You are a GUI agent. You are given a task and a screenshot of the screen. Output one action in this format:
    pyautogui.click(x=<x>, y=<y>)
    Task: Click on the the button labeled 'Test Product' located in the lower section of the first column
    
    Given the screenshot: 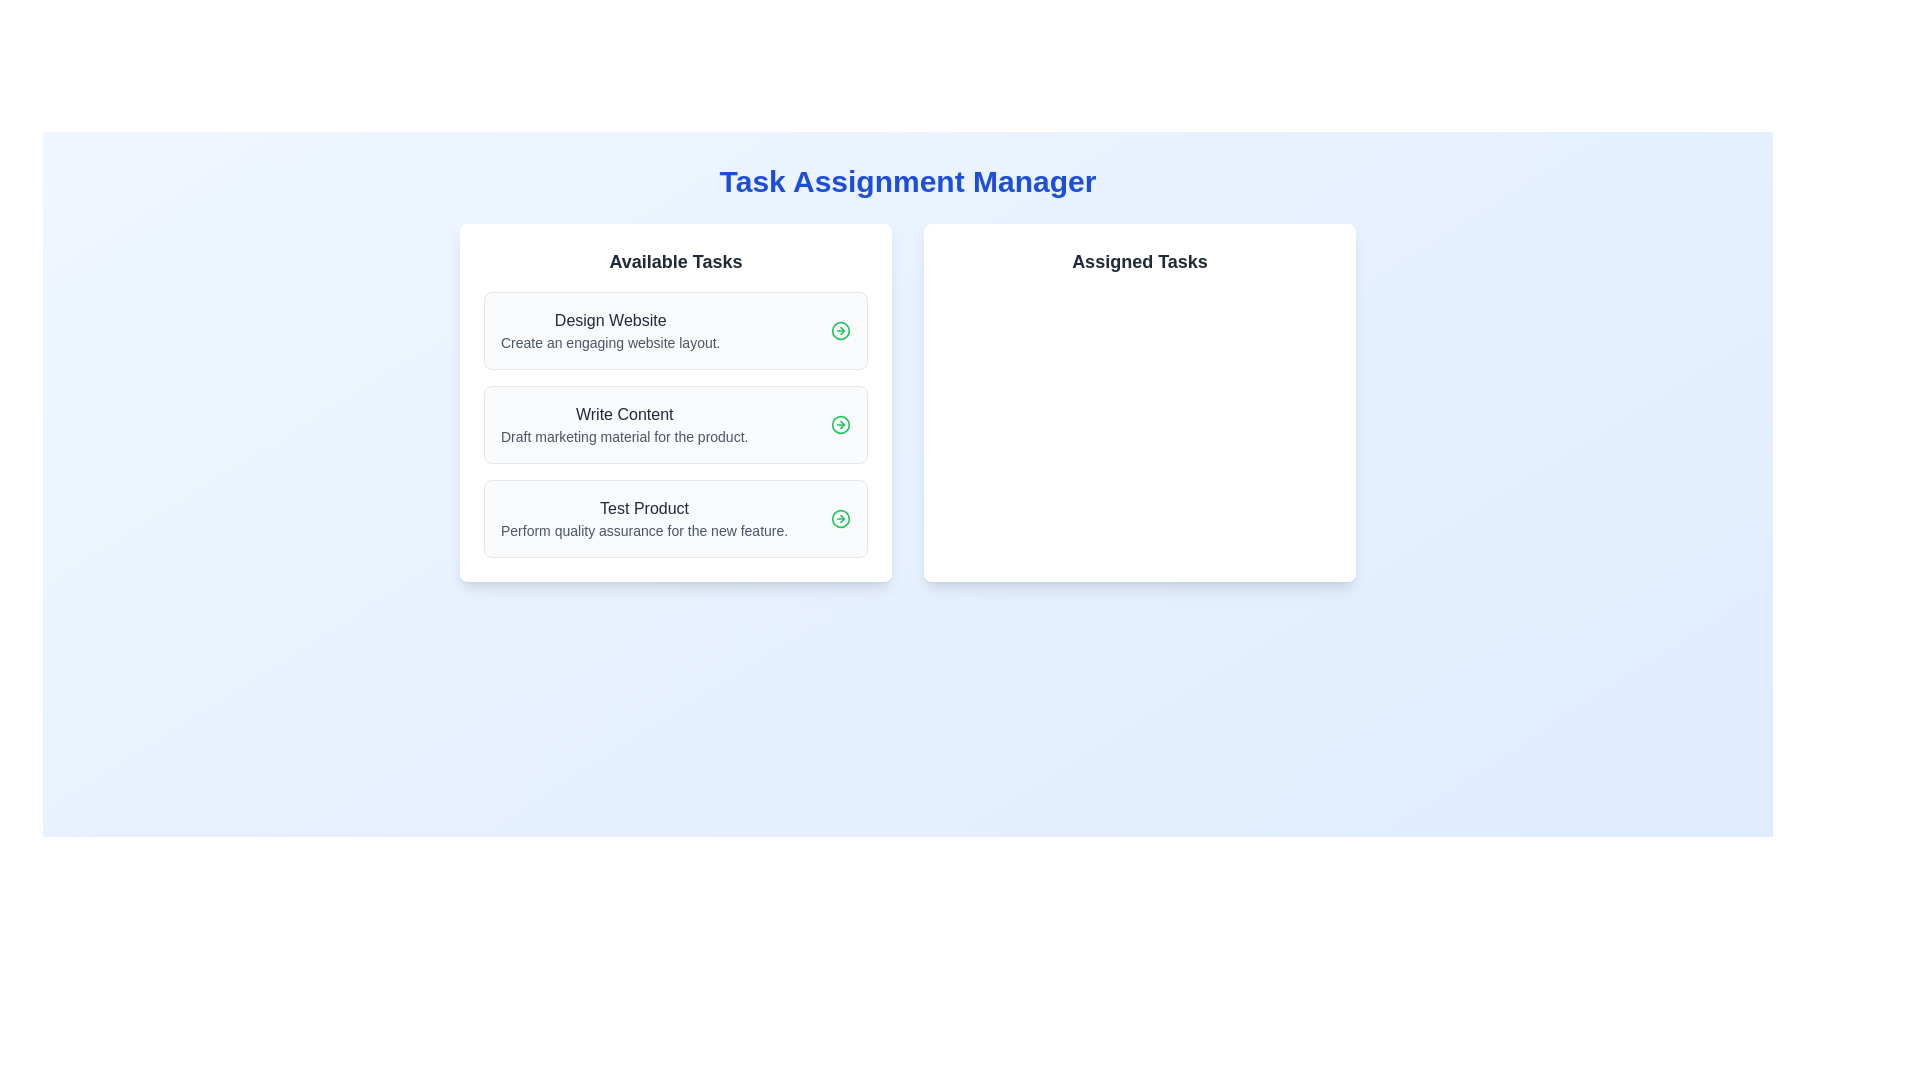 What is the action you would take?
    pyautogui.click(x=840, y=518)
    